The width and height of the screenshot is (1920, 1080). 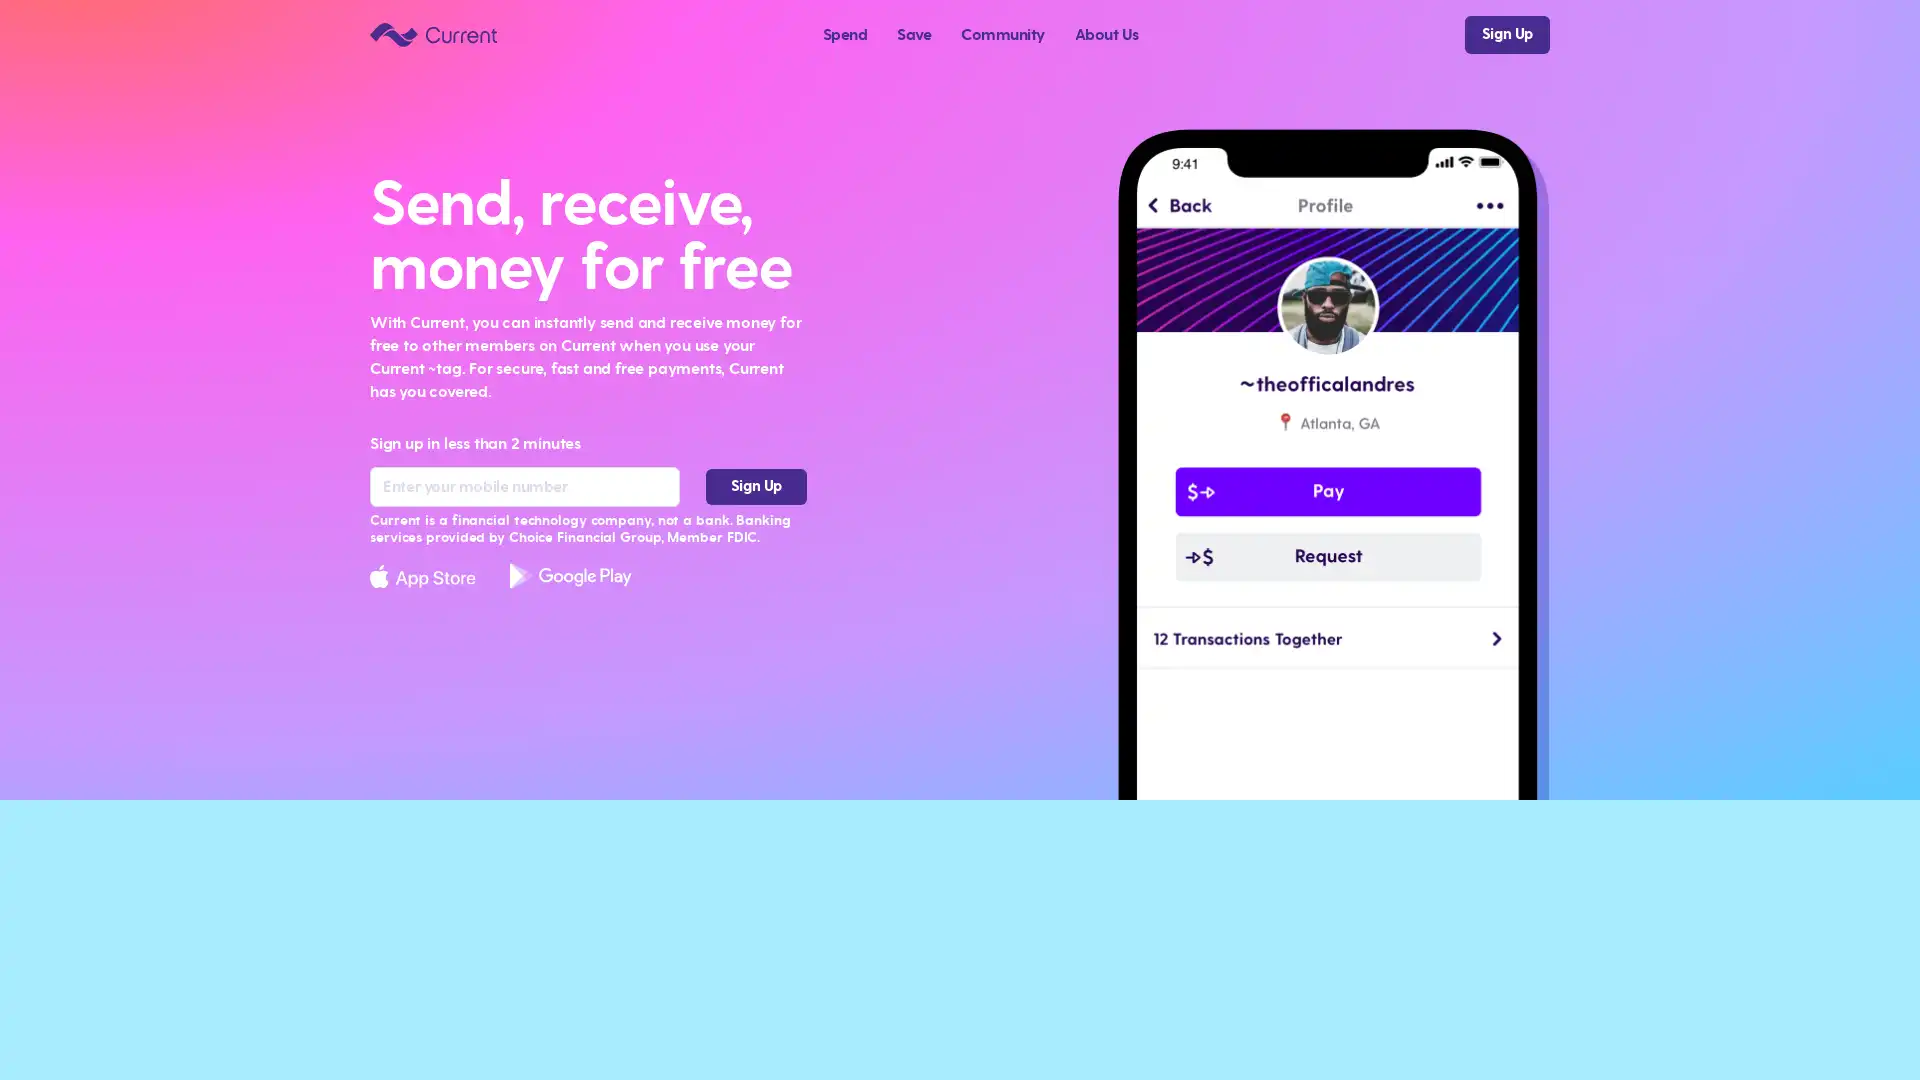 I want to click on Sign Up, so click(x=747, y=486).